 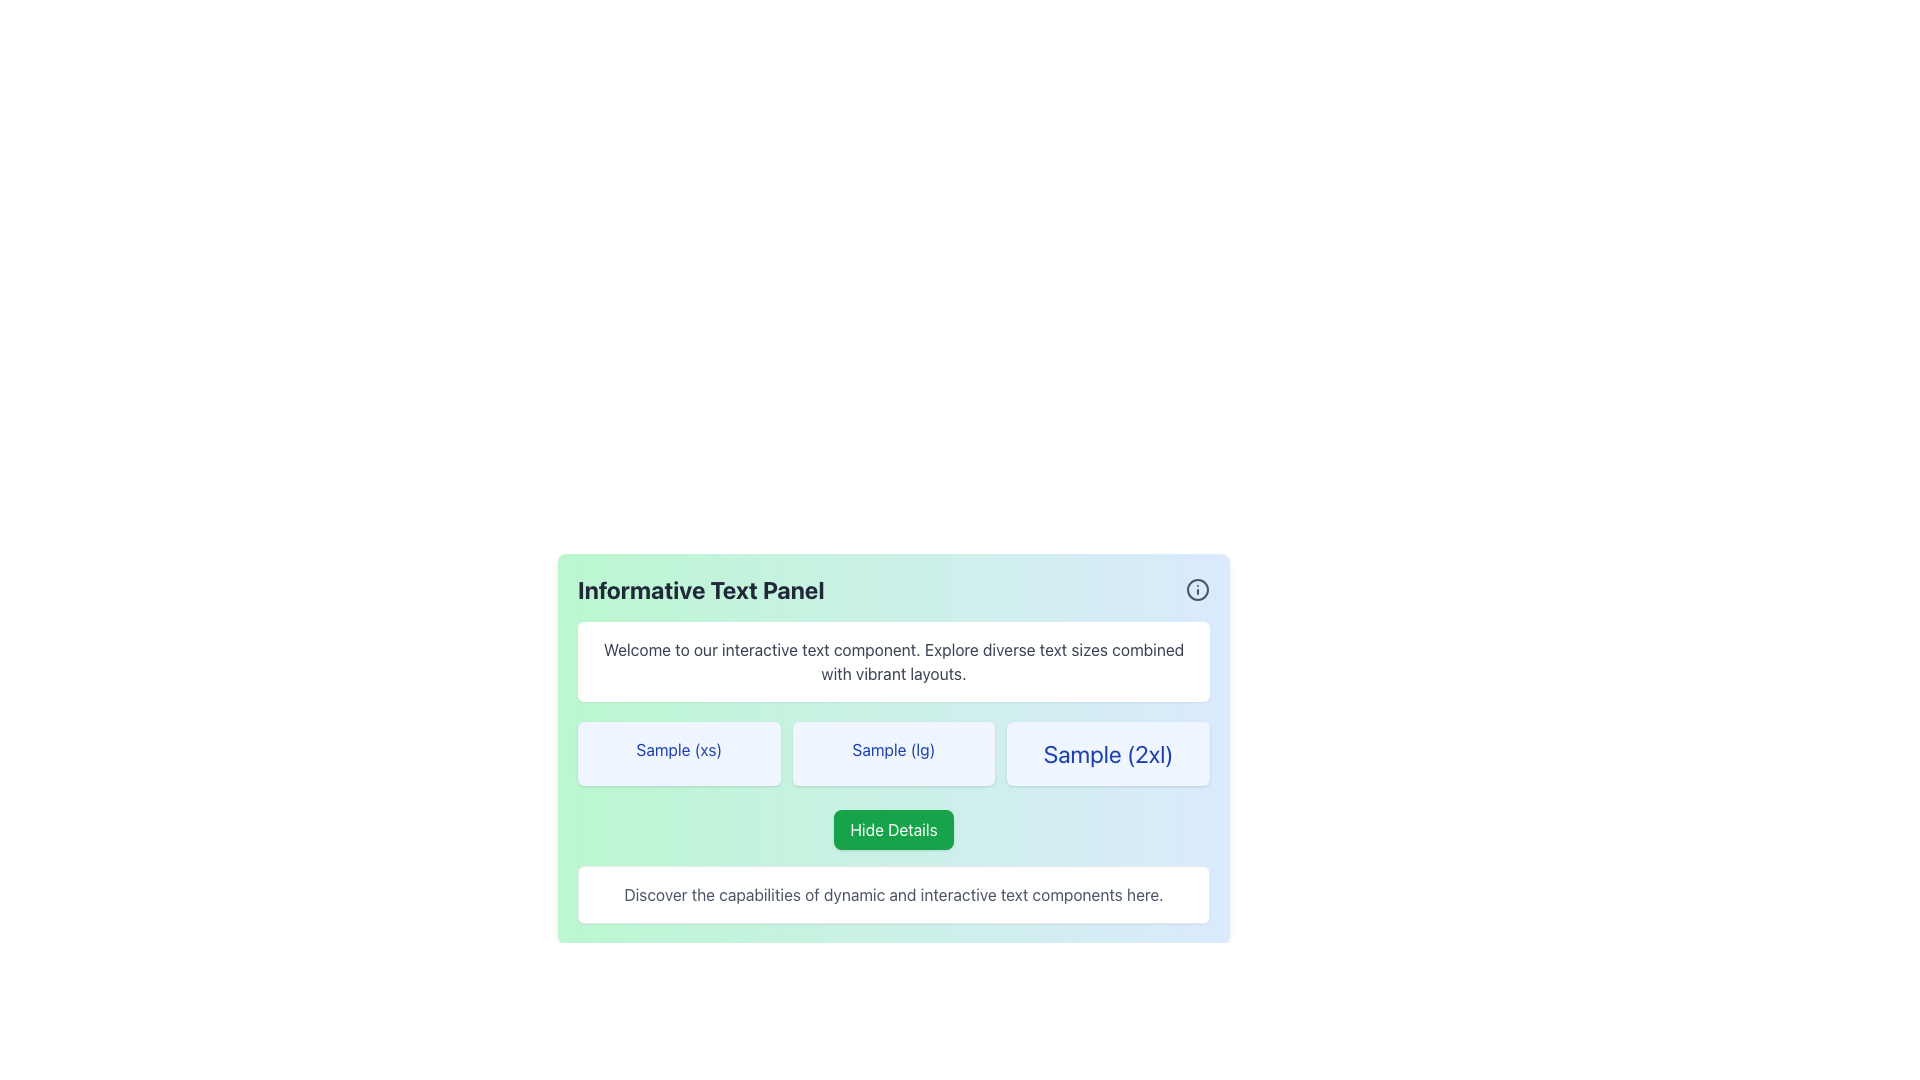 I want to click on the circular informational icon located in the top-right corner of the 'Informative Text Panel', so click(x=1198, y=589).